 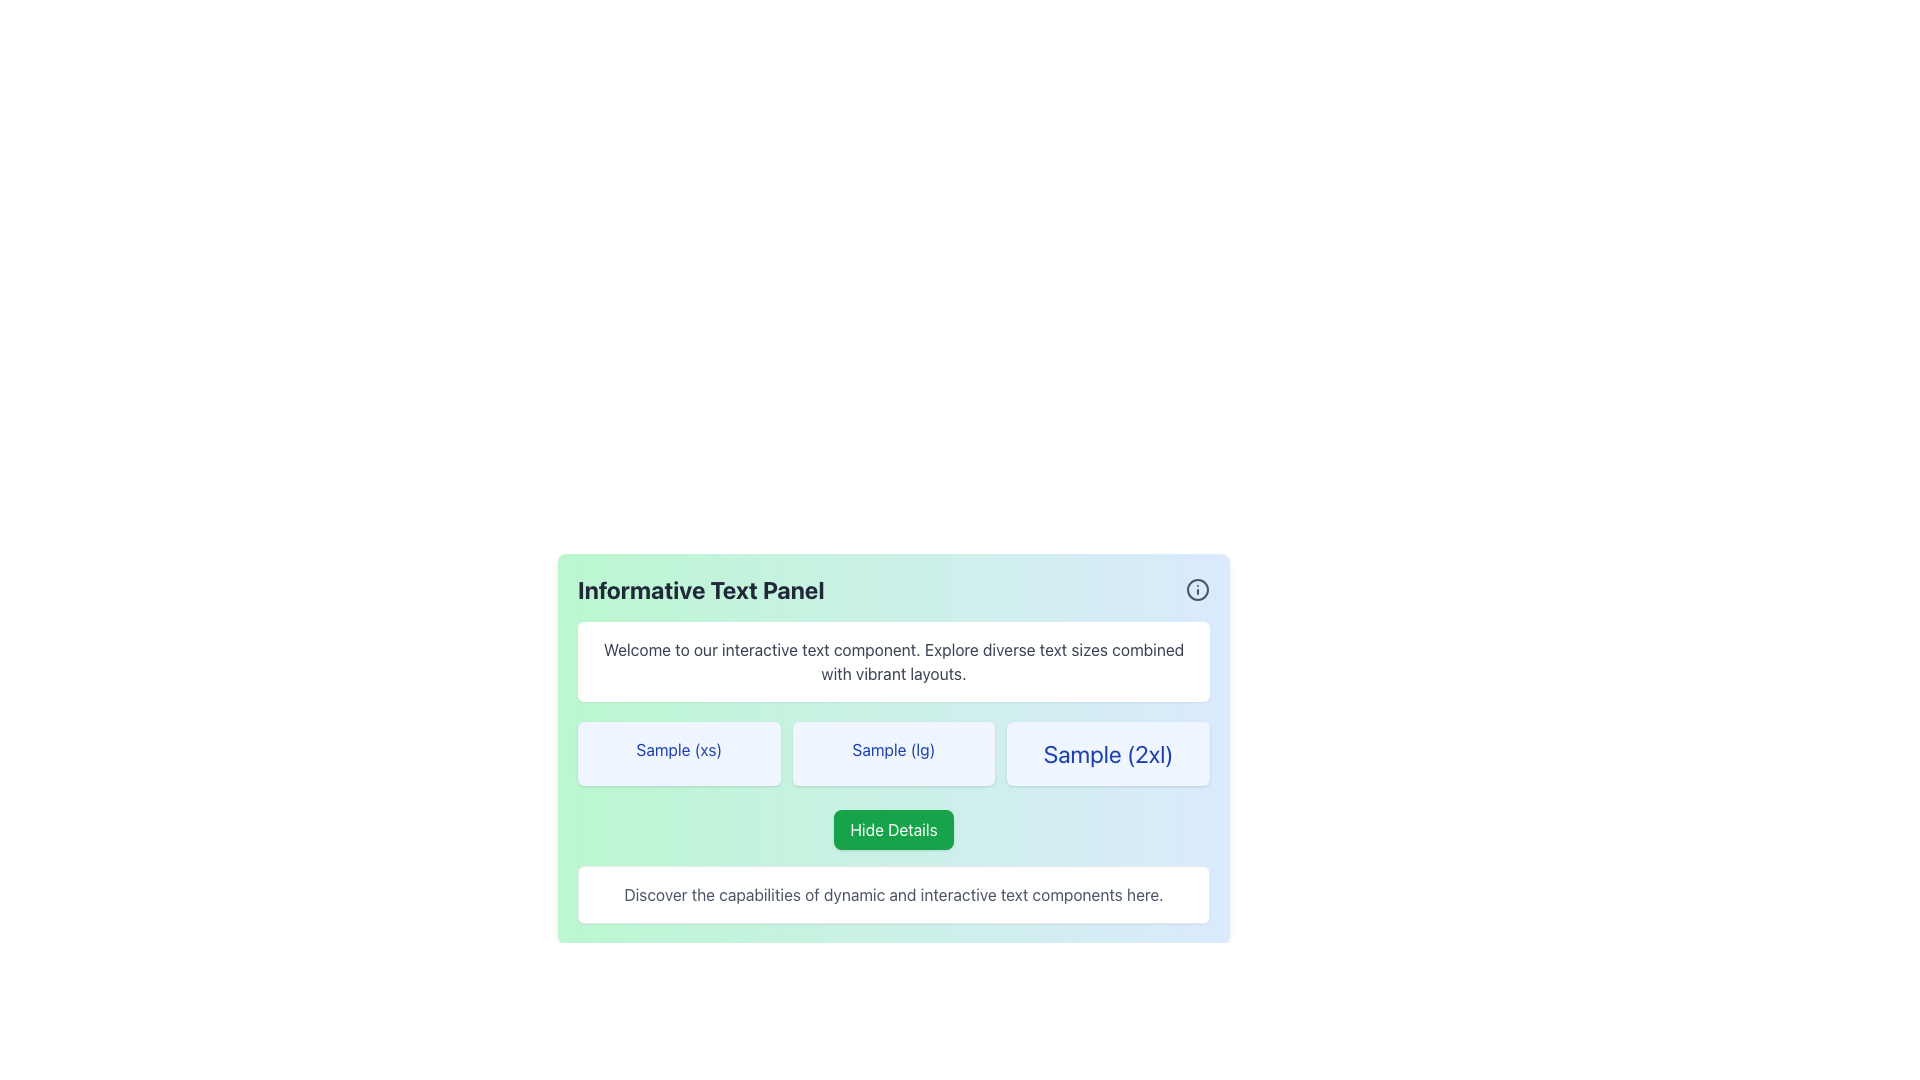 I want to click on the circular informational icon located in the top-right corner of the 'Informative Text Panel', so click(x=1198, y=589).